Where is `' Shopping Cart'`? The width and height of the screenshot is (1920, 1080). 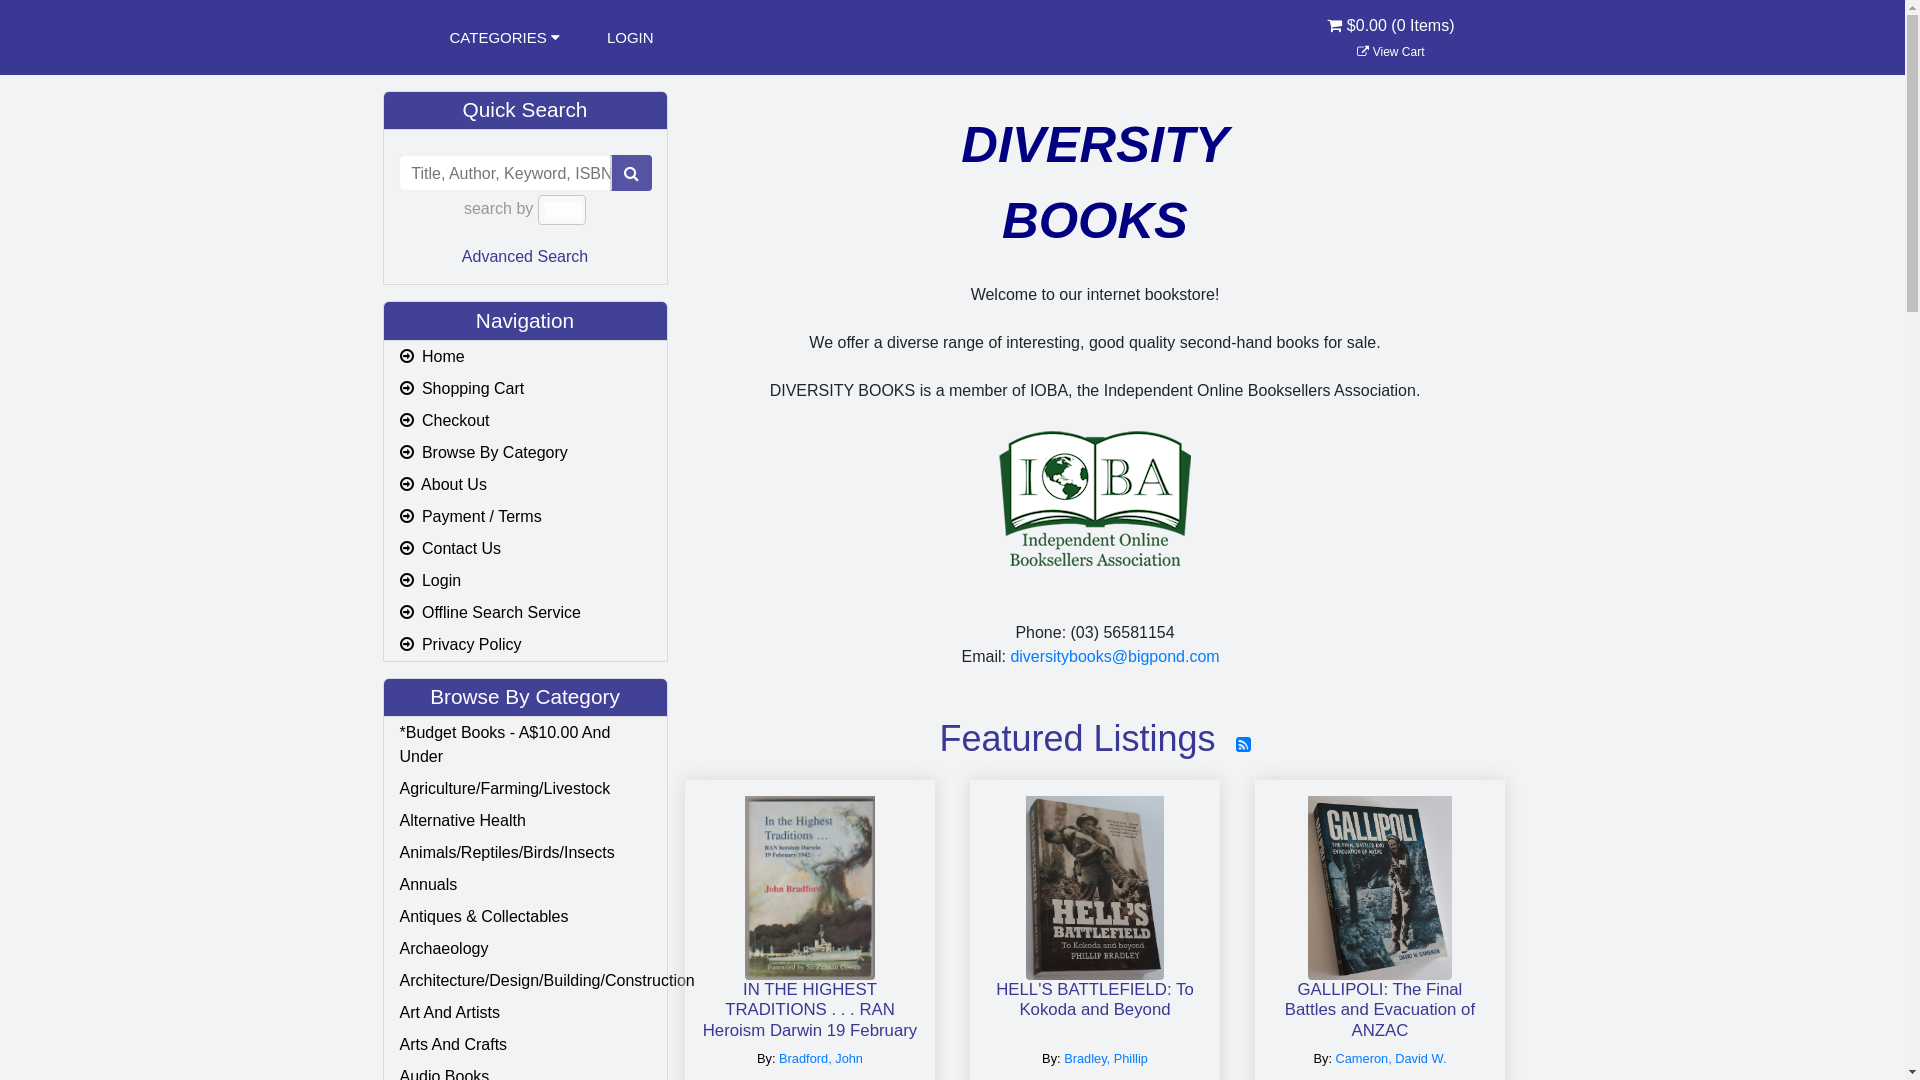 ' Shopping Cart' is located at coordinates (384, 389).